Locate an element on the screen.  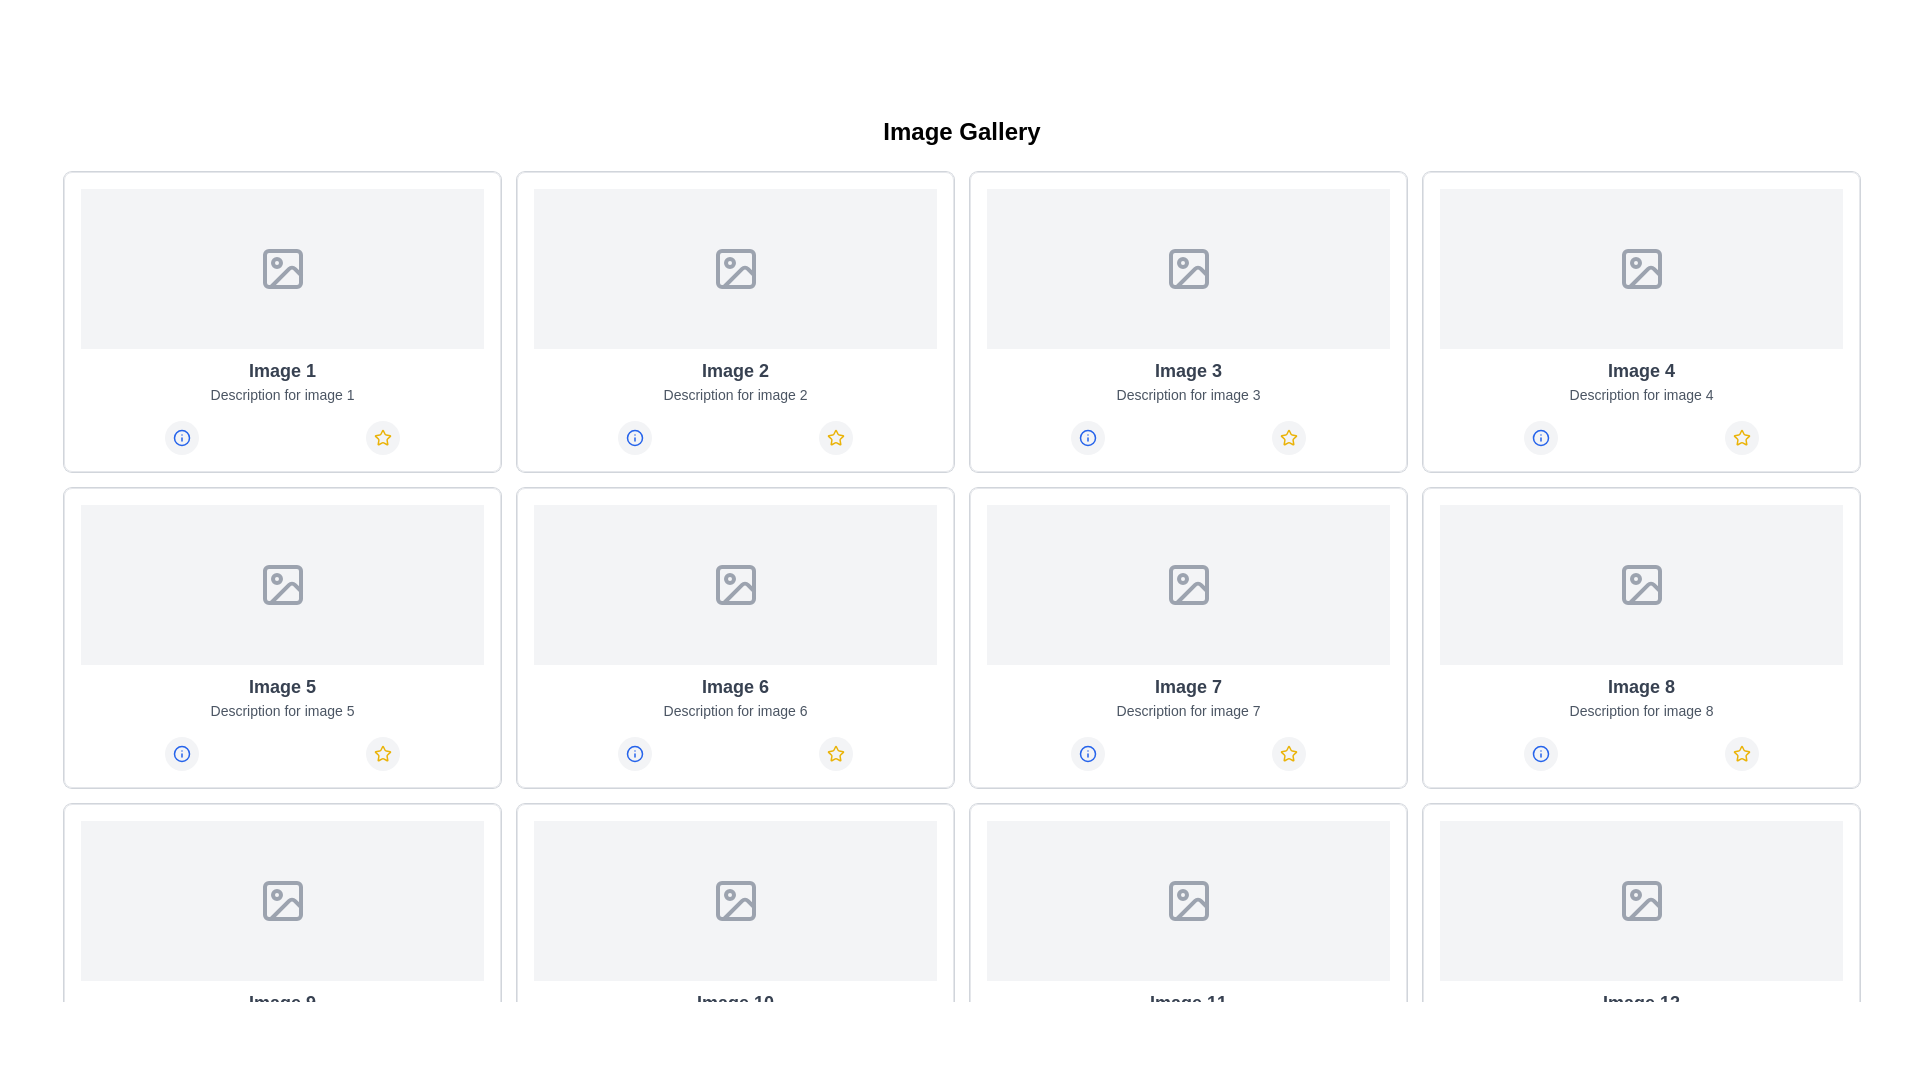
the mountain icon within the card labeled 'Image 6' is located at coordinates (734, 585).